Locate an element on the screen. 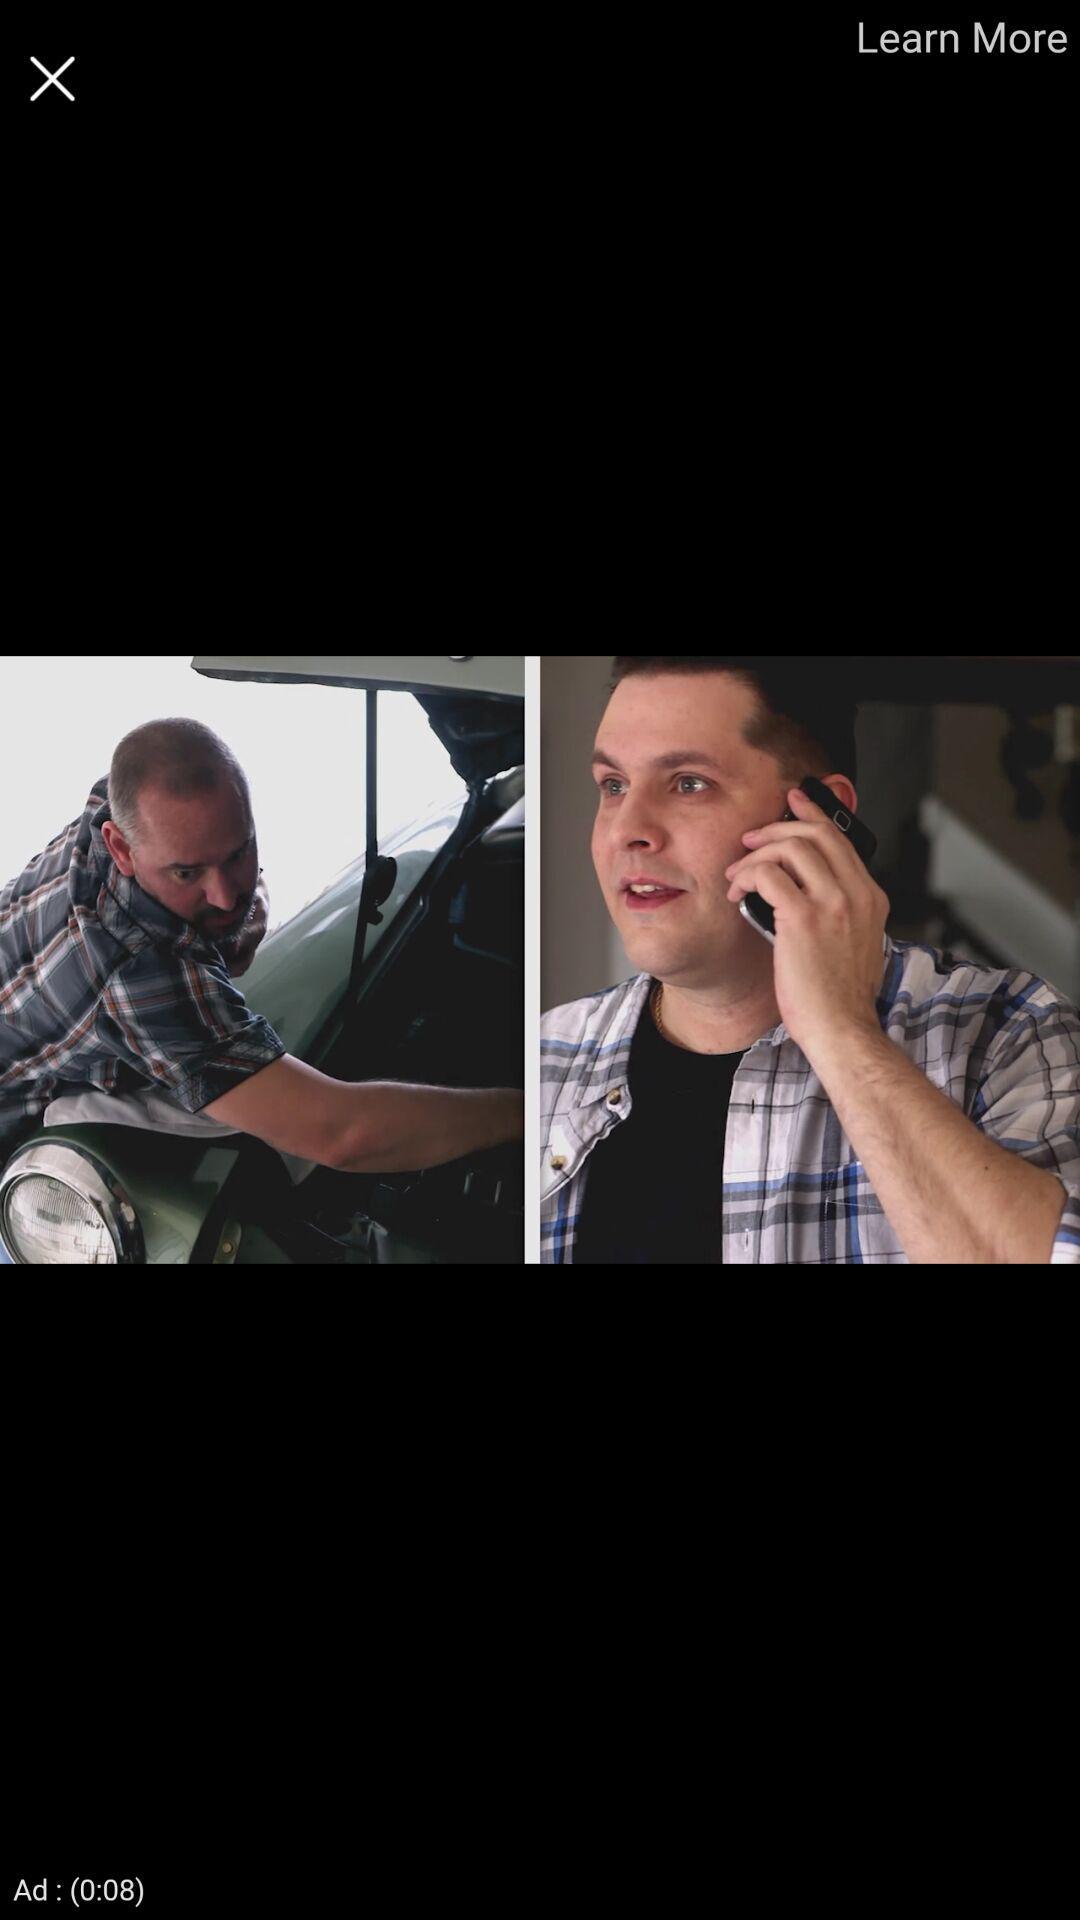 The image size is (1080, 1920). exit is located at coordinates (51, 78).